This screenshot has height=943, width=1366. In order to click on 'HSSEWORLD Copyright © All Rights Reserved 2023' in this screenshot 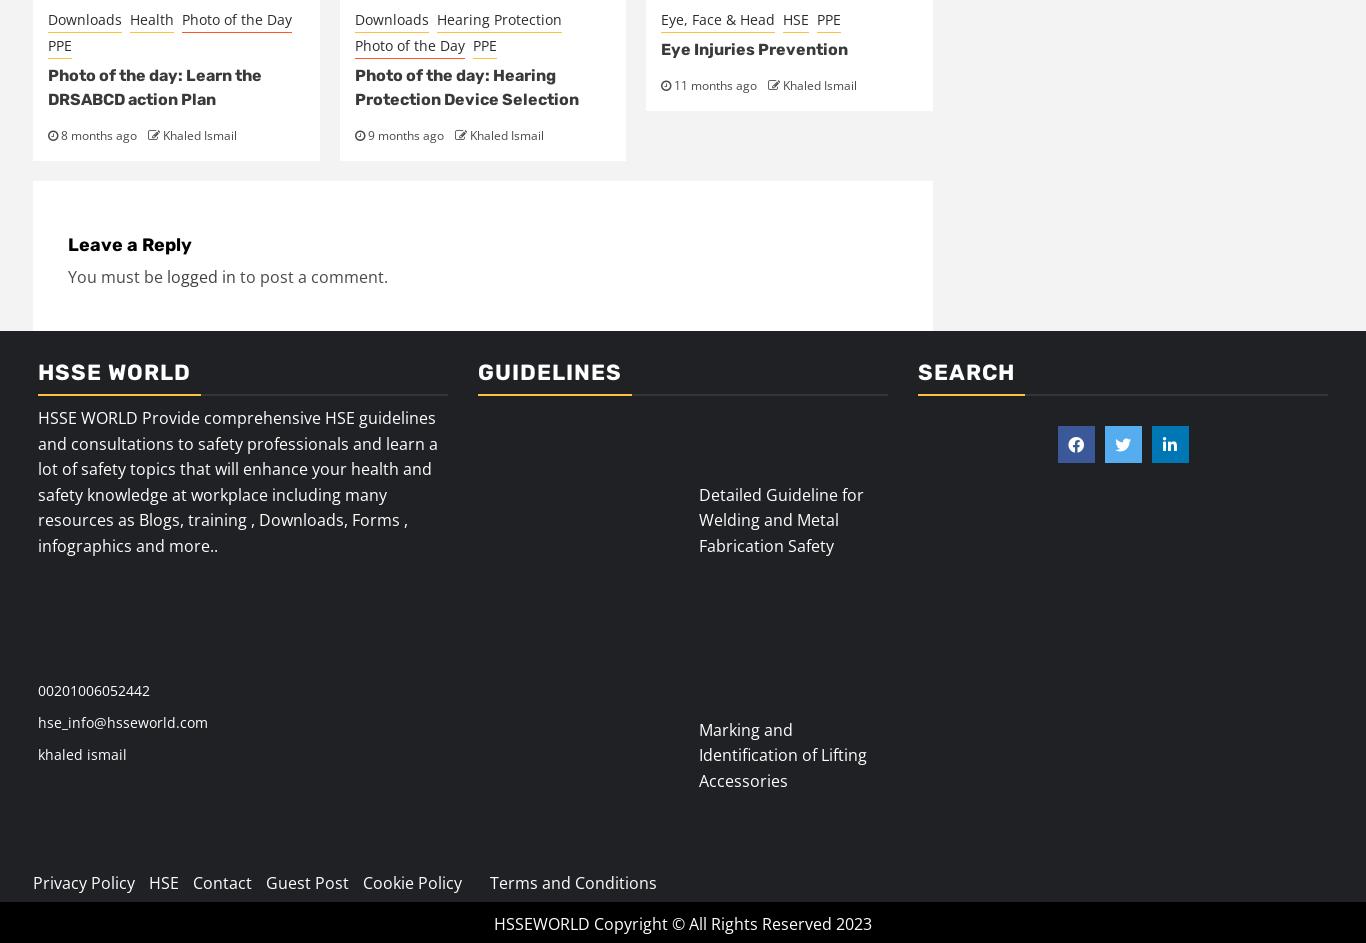, I will do `click(683, 922)`.